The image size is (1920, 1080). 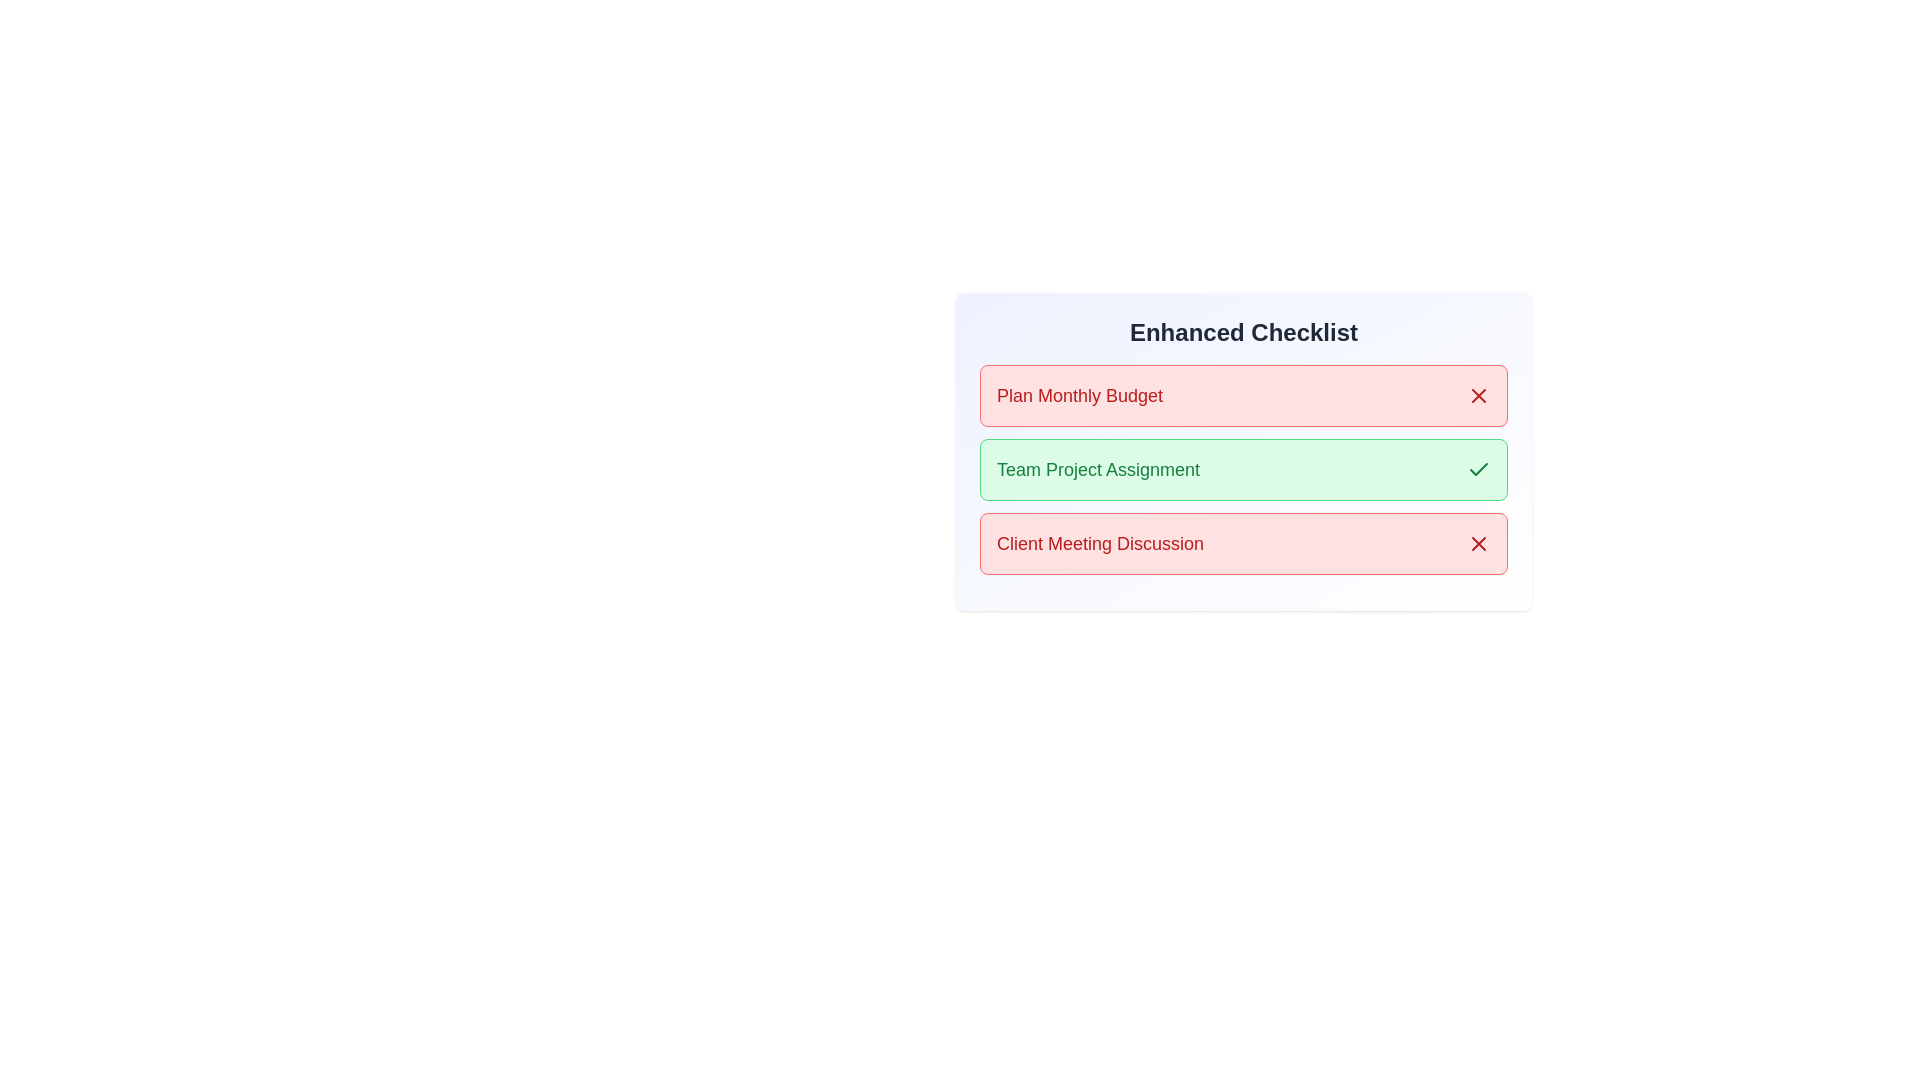 What do you see at coordinates (1079, 396) in the screenshot?
I see `the label indicating the task 'Plan Monthly Budget' in the checklist interface with a light red background` at bounding box center [1079, 396].